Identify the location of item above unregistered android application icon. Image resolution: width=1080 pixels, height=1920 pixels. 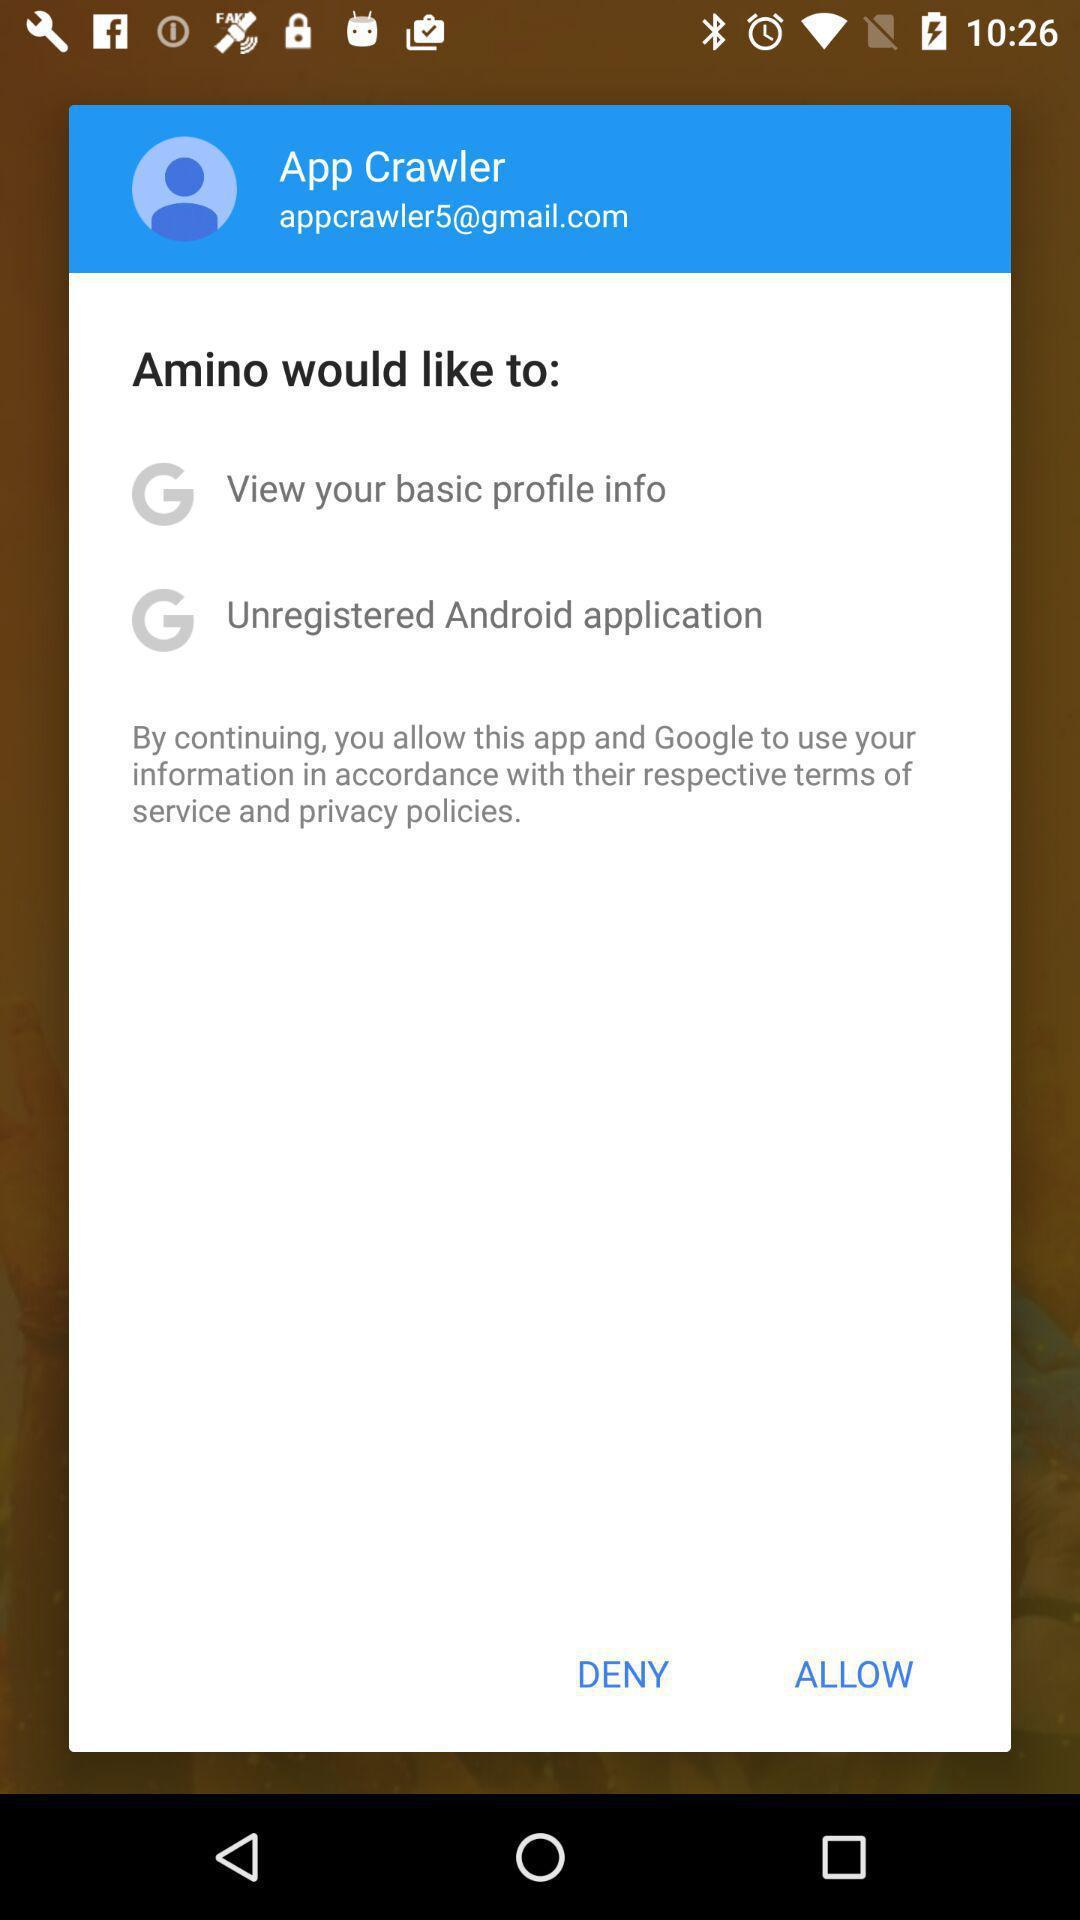
(445, 487).